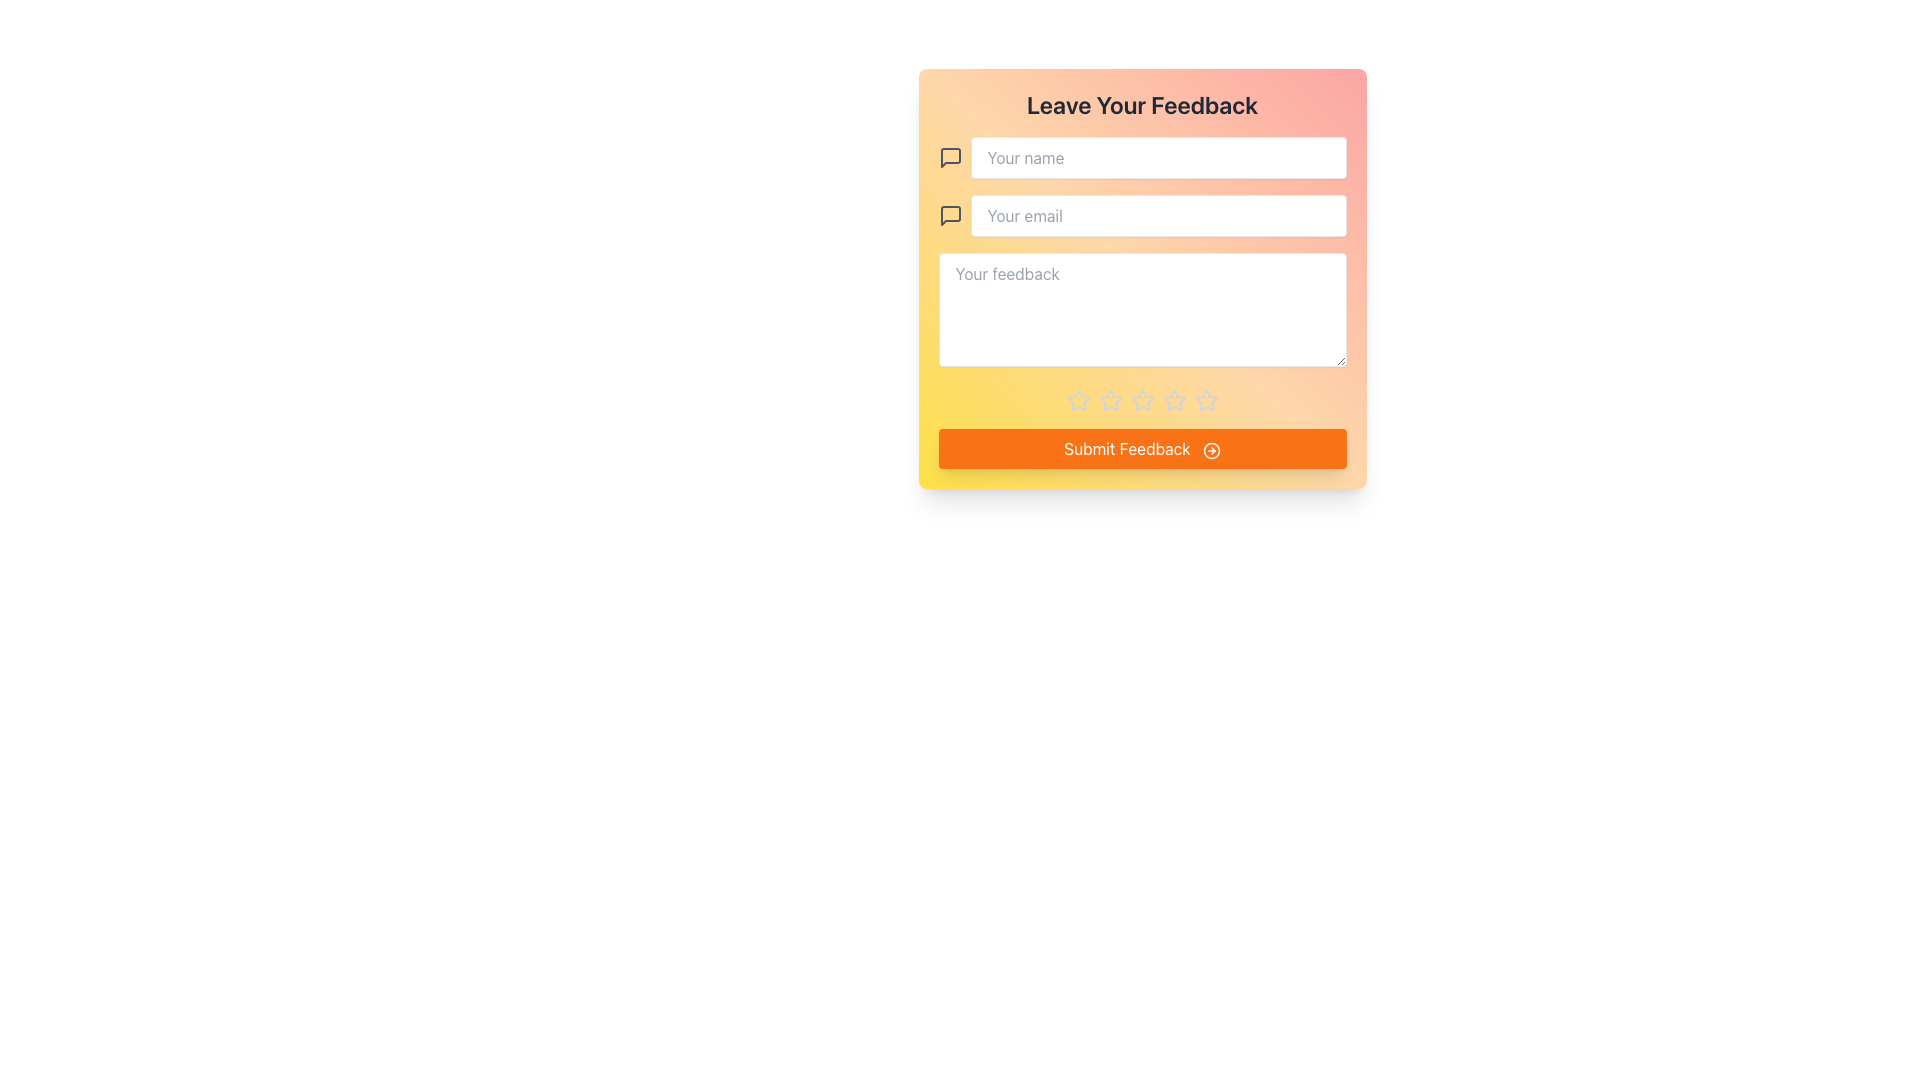  I want to click on the feedback submission button located at the bottom of the 'Leave Your Feedback' form card to observe any styling changes, so click(1142, 447).